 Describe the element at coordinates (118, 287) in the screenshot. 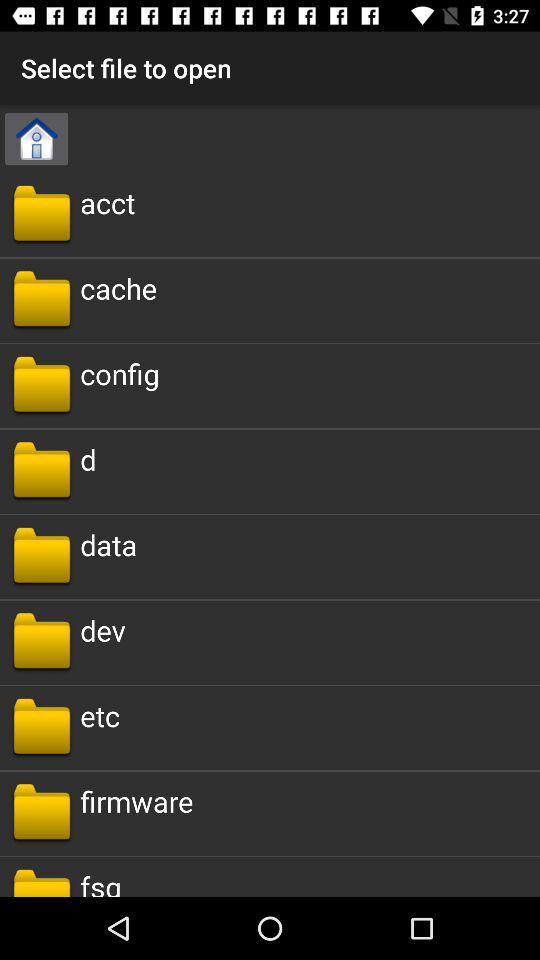

I see `cache app` at that location.